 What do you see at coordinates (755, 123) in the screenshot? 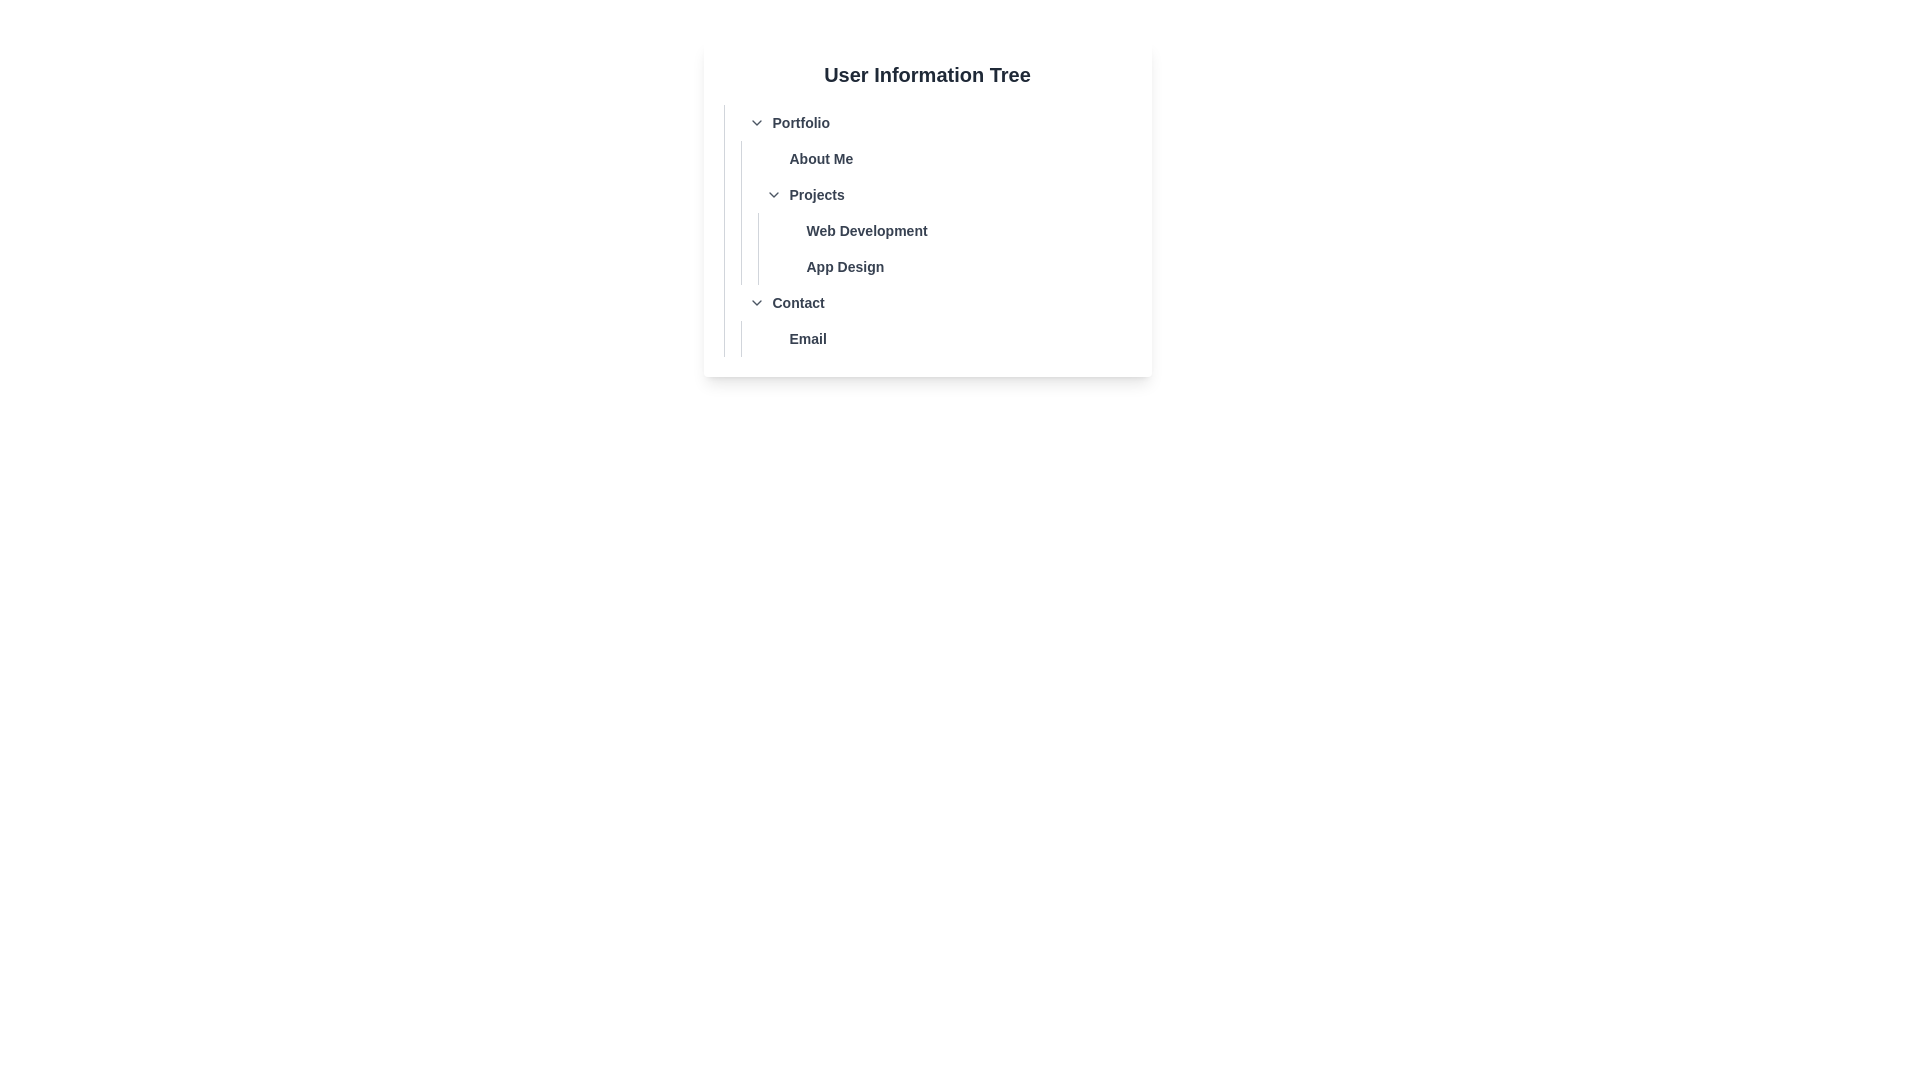
I see `the downward-facing chevron icon button, which is gray and has rounded edges, located to the left of the 'Portfolio' label` at bounding box center [755, 123].